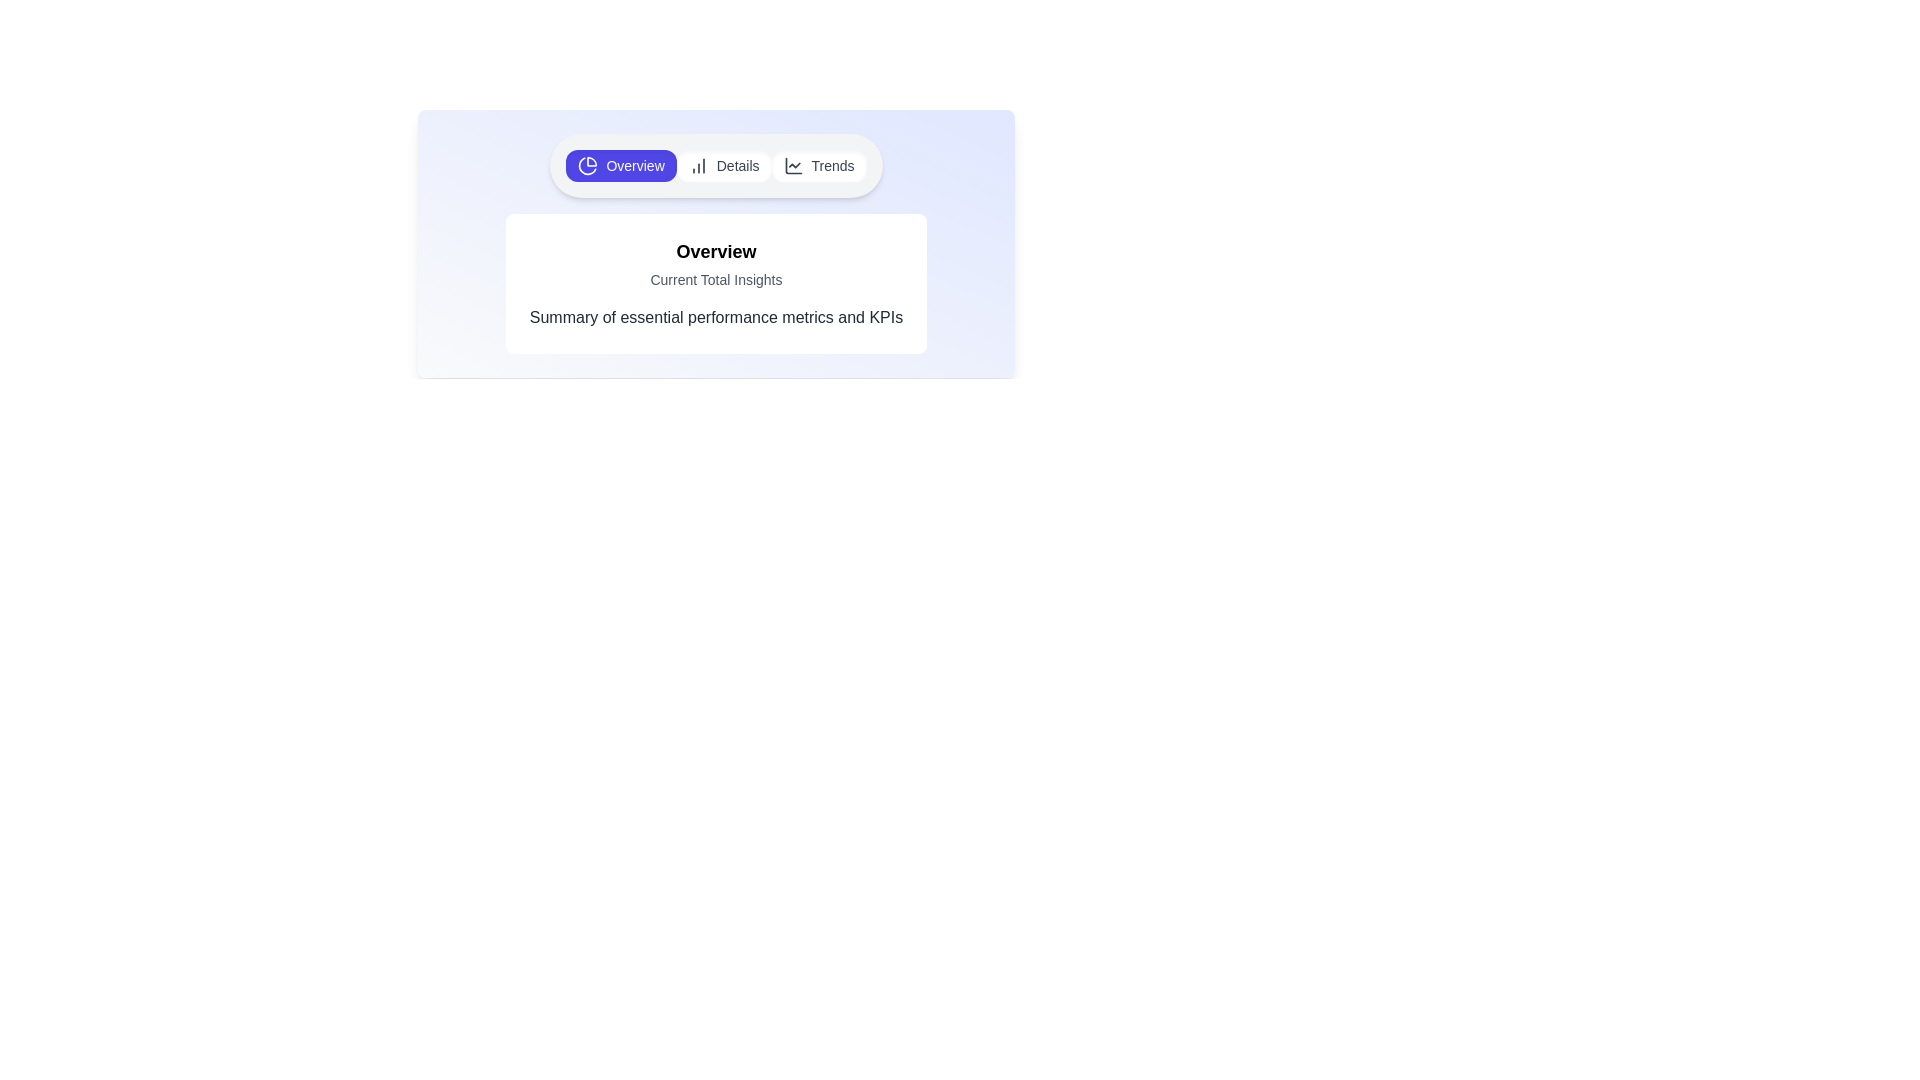  Describe the element at coordinates (723, 164) in the screenshot. I see `the Details tab to view its content` at that location.